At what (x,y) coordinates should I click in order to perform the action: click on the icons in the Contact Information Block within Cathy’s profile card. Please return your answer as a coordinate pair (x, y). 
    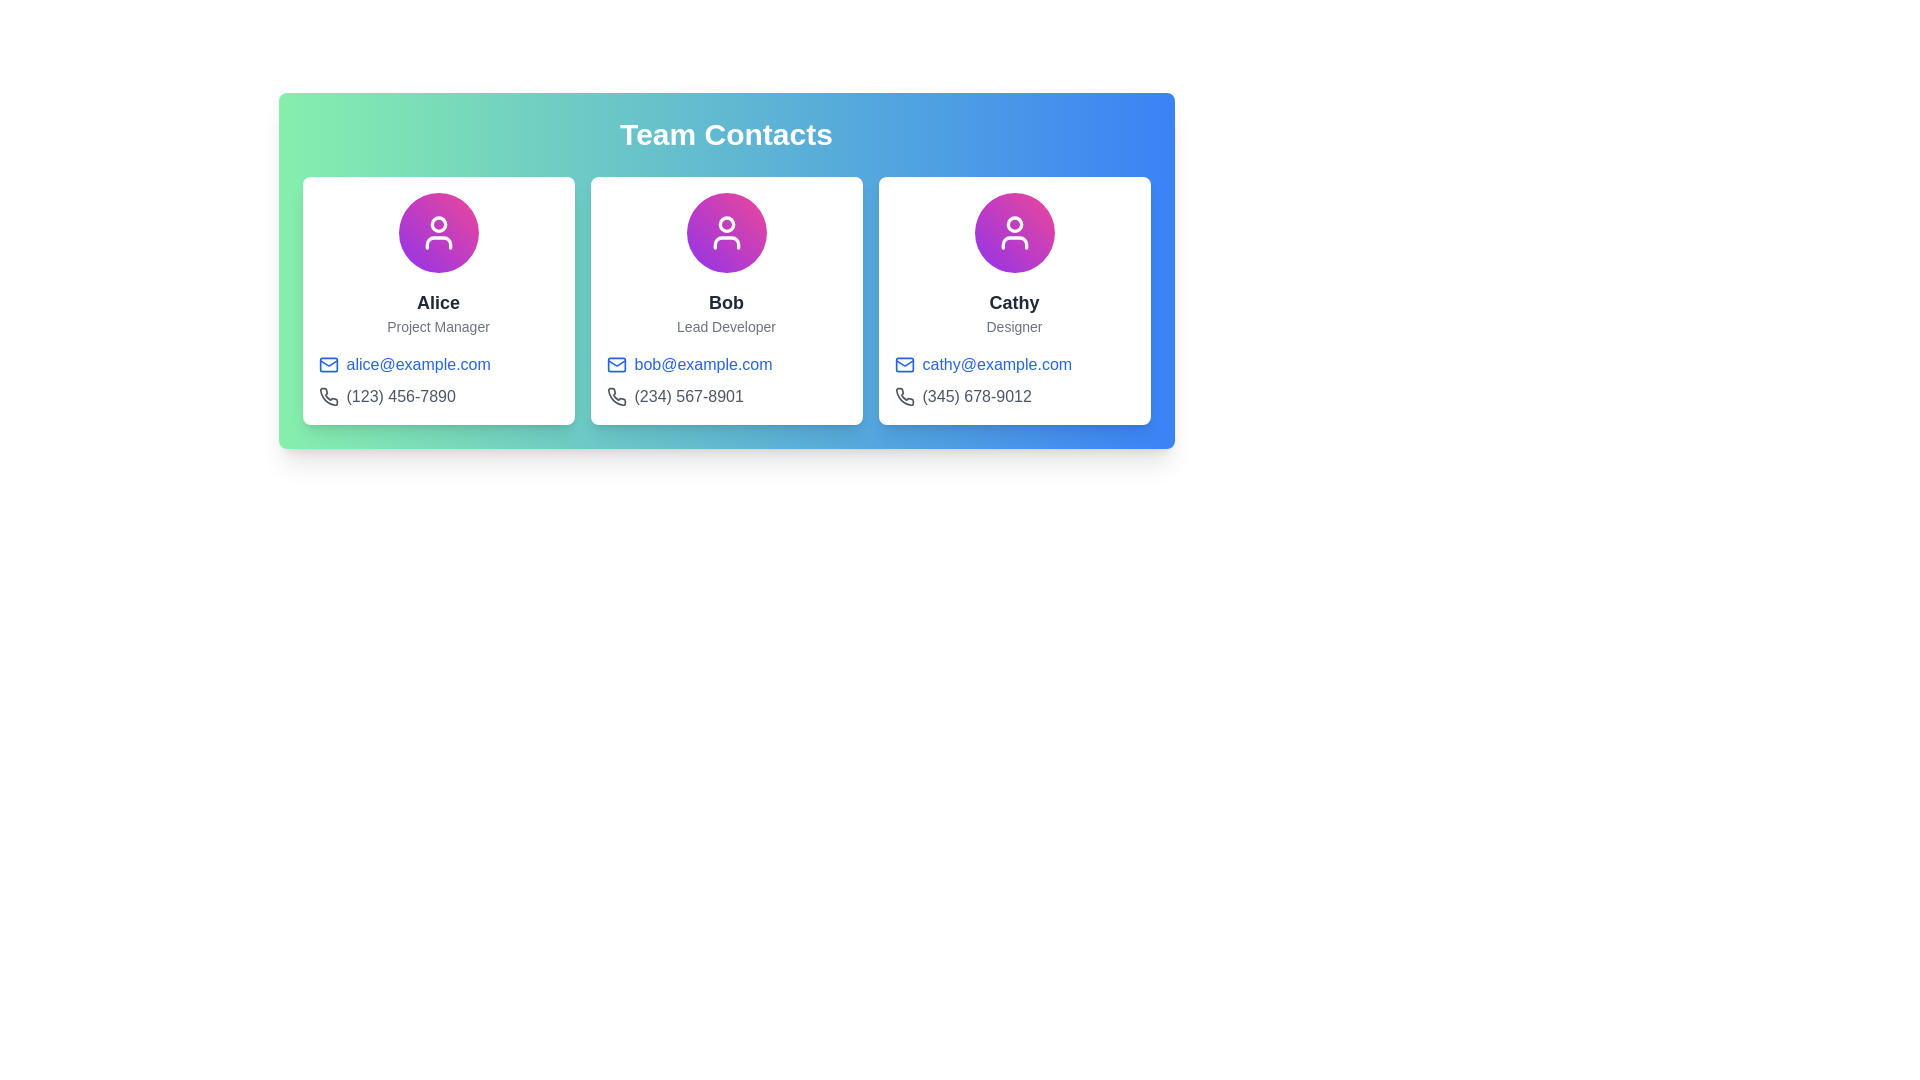
    Looking at the image, I should click on (1014, 381).